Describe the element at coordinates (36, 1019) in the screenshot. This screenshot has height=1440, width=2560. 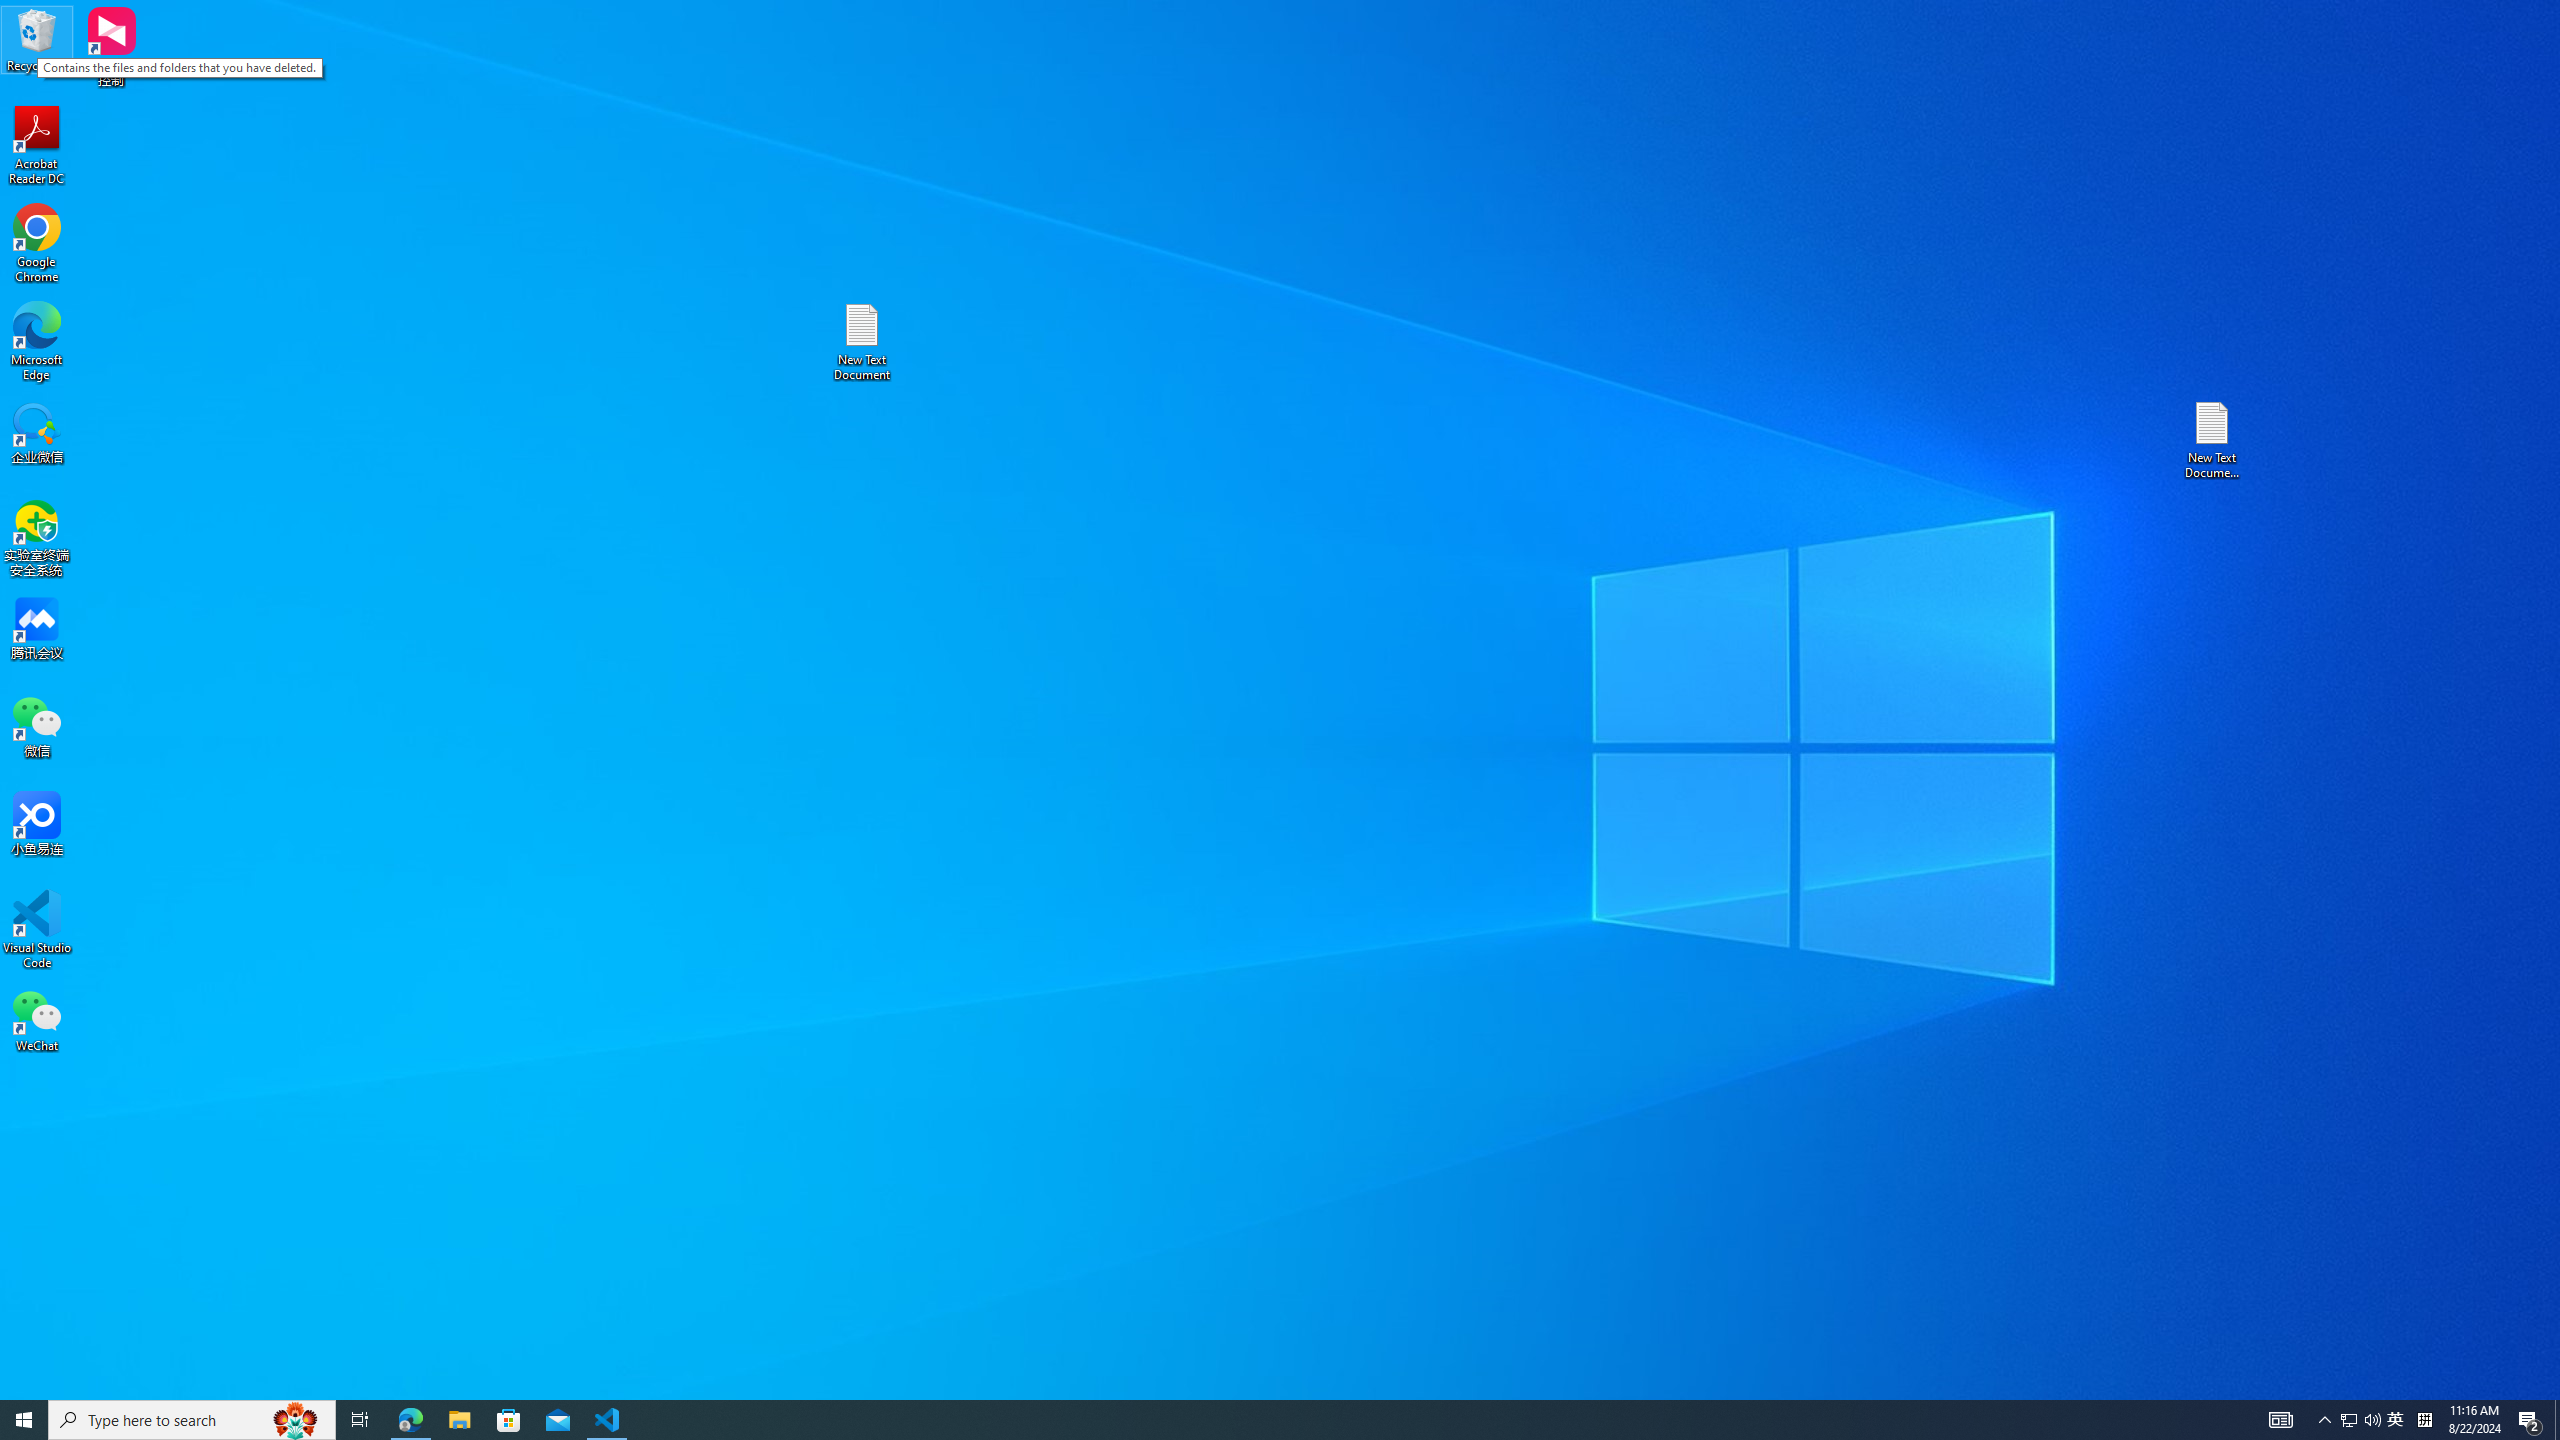
I see `'WeChat'` at that location.